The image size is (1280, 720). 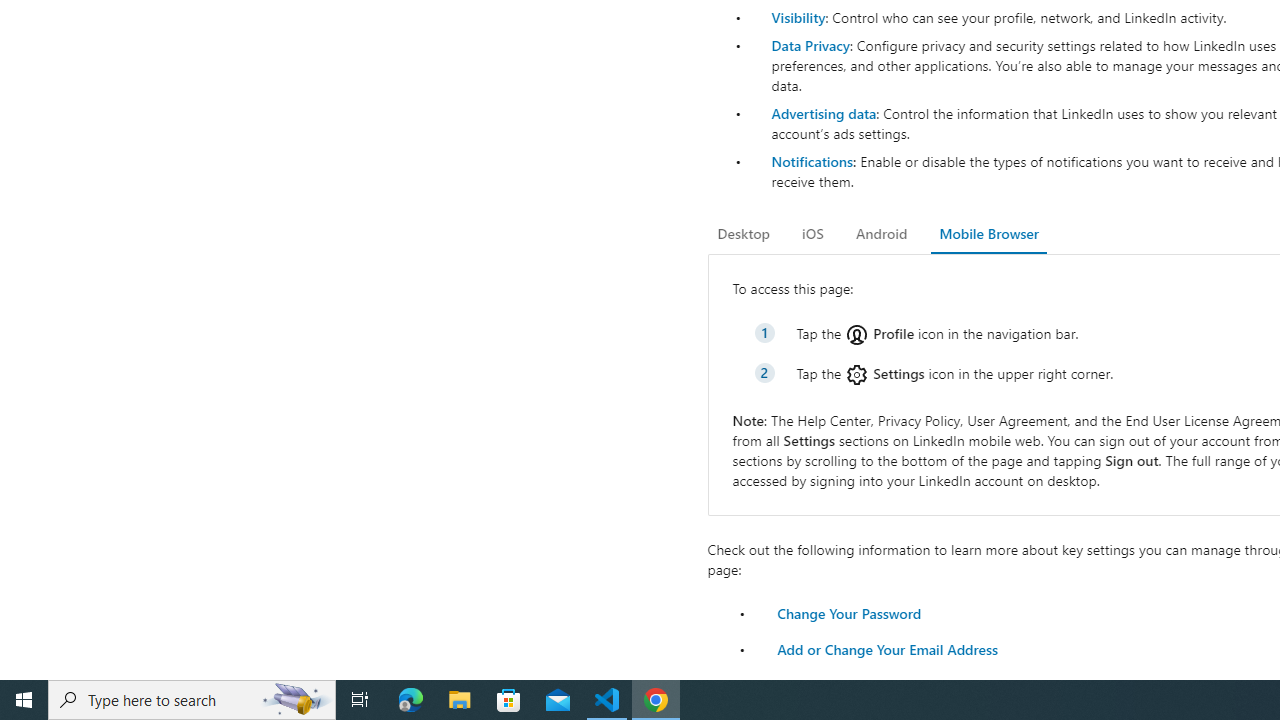 What do you see at coordinates (811, 160) in the screenshot?
I see `'Notifications'` at bounding box center [811, 160].